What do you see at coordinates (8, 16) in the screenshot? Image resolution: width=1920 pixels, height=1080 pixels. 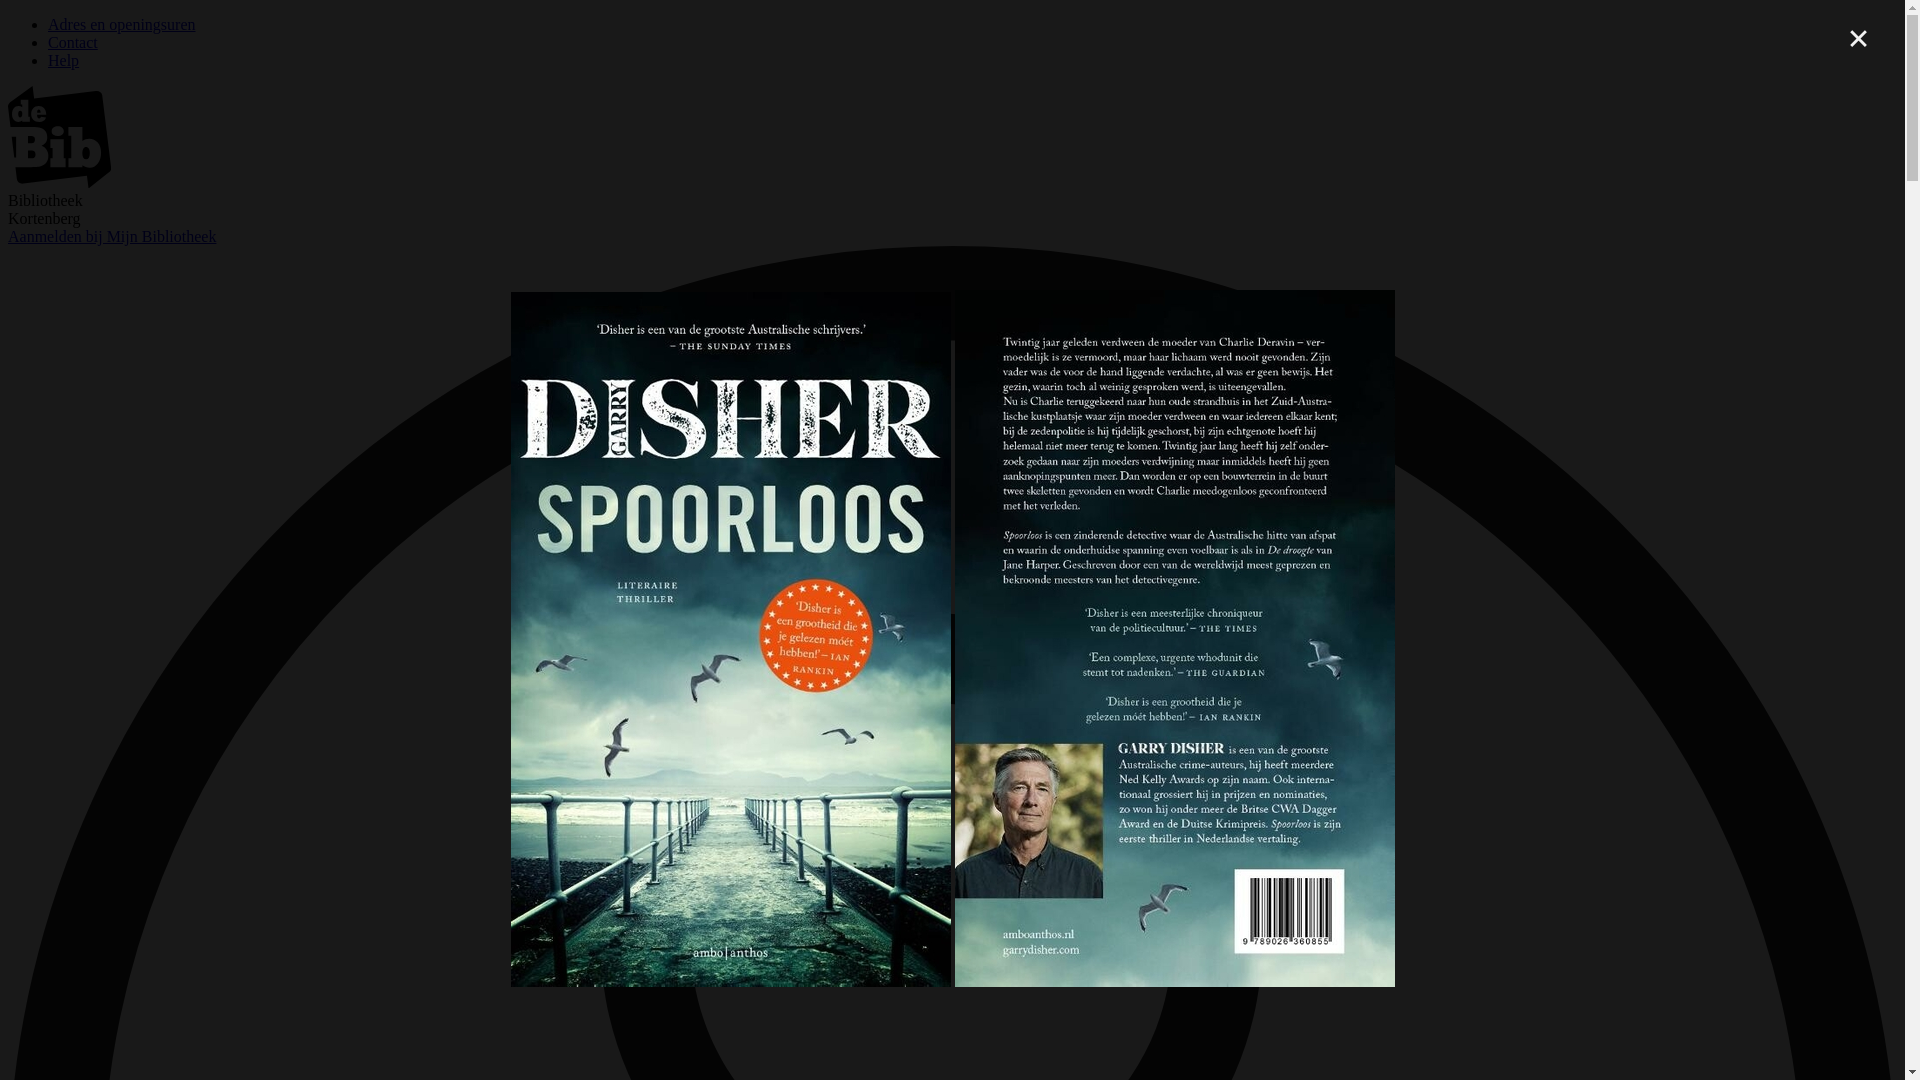 I see `'Overslaan en naar zoeken gaan'` at bounding box center [8, 16].